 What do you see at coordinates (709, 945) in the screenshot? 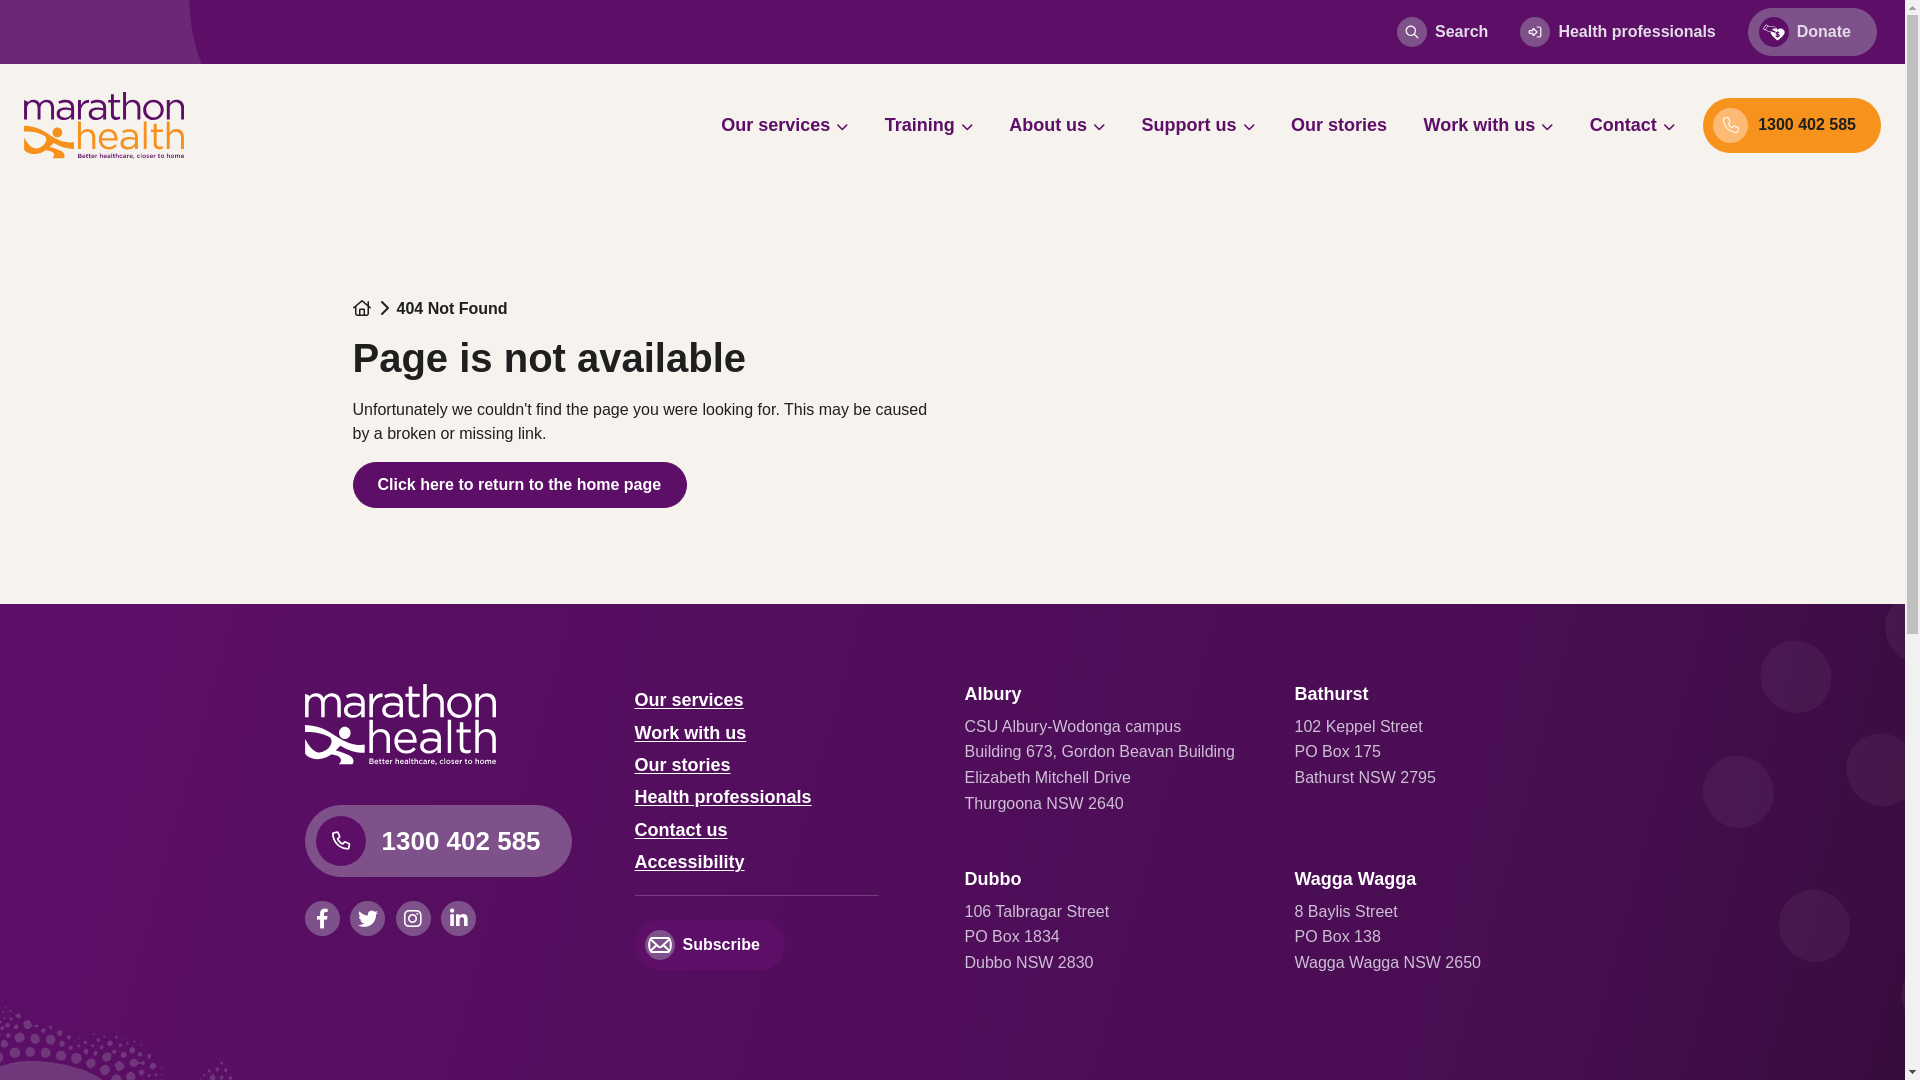
I see `'Subscribe'` at bounding box center [709, 945].